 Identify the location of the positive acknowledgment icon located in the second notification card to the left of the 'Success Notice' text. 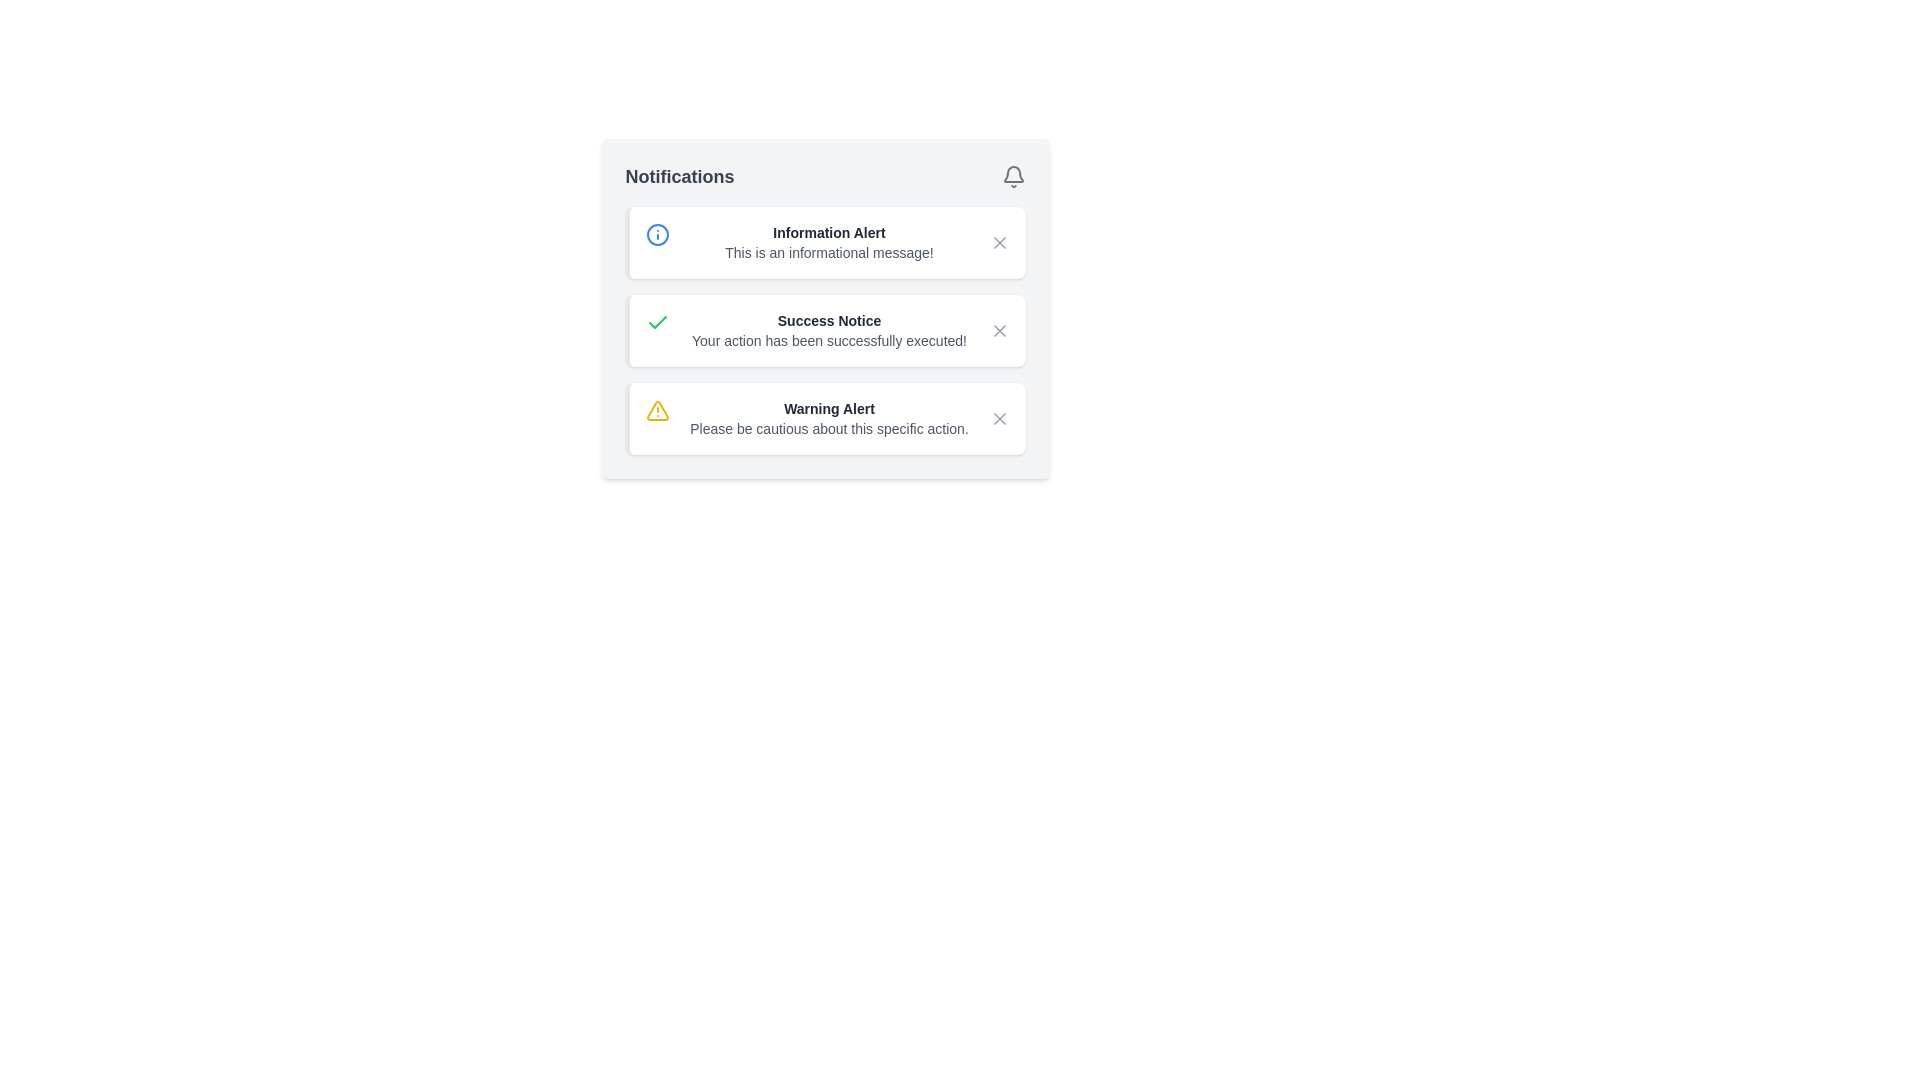
(657, 322).